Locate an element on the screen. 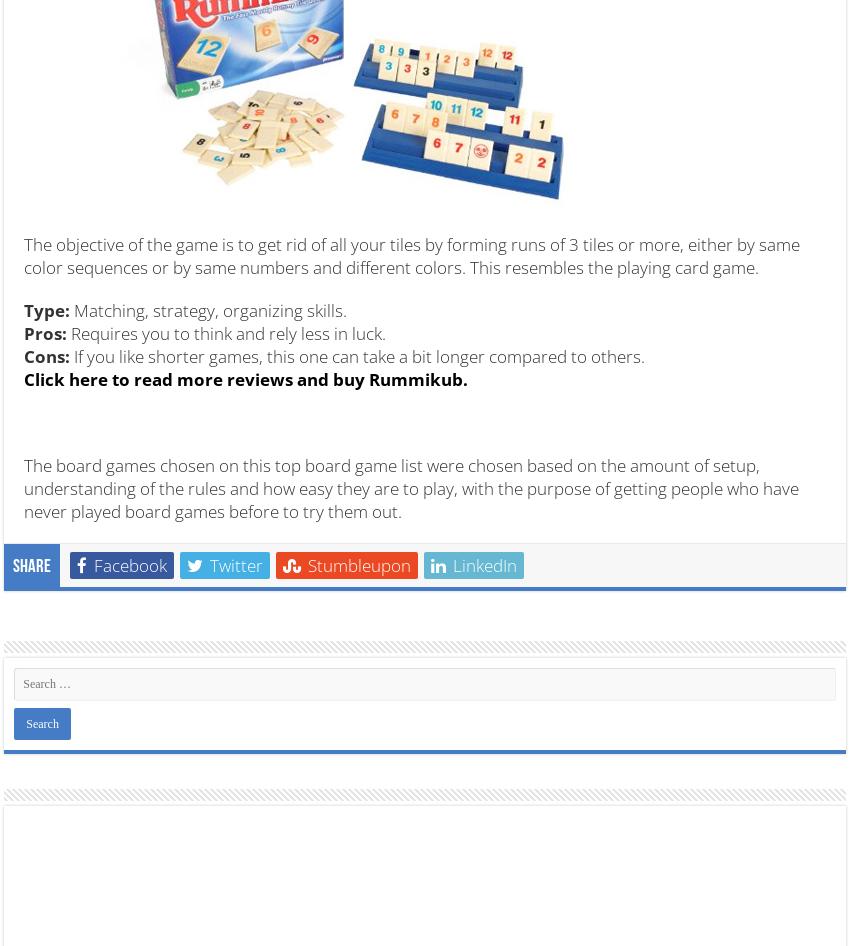  'If you like shorter games, this one can take a bit longer compared to others.' is located at coordinates (70, 355).